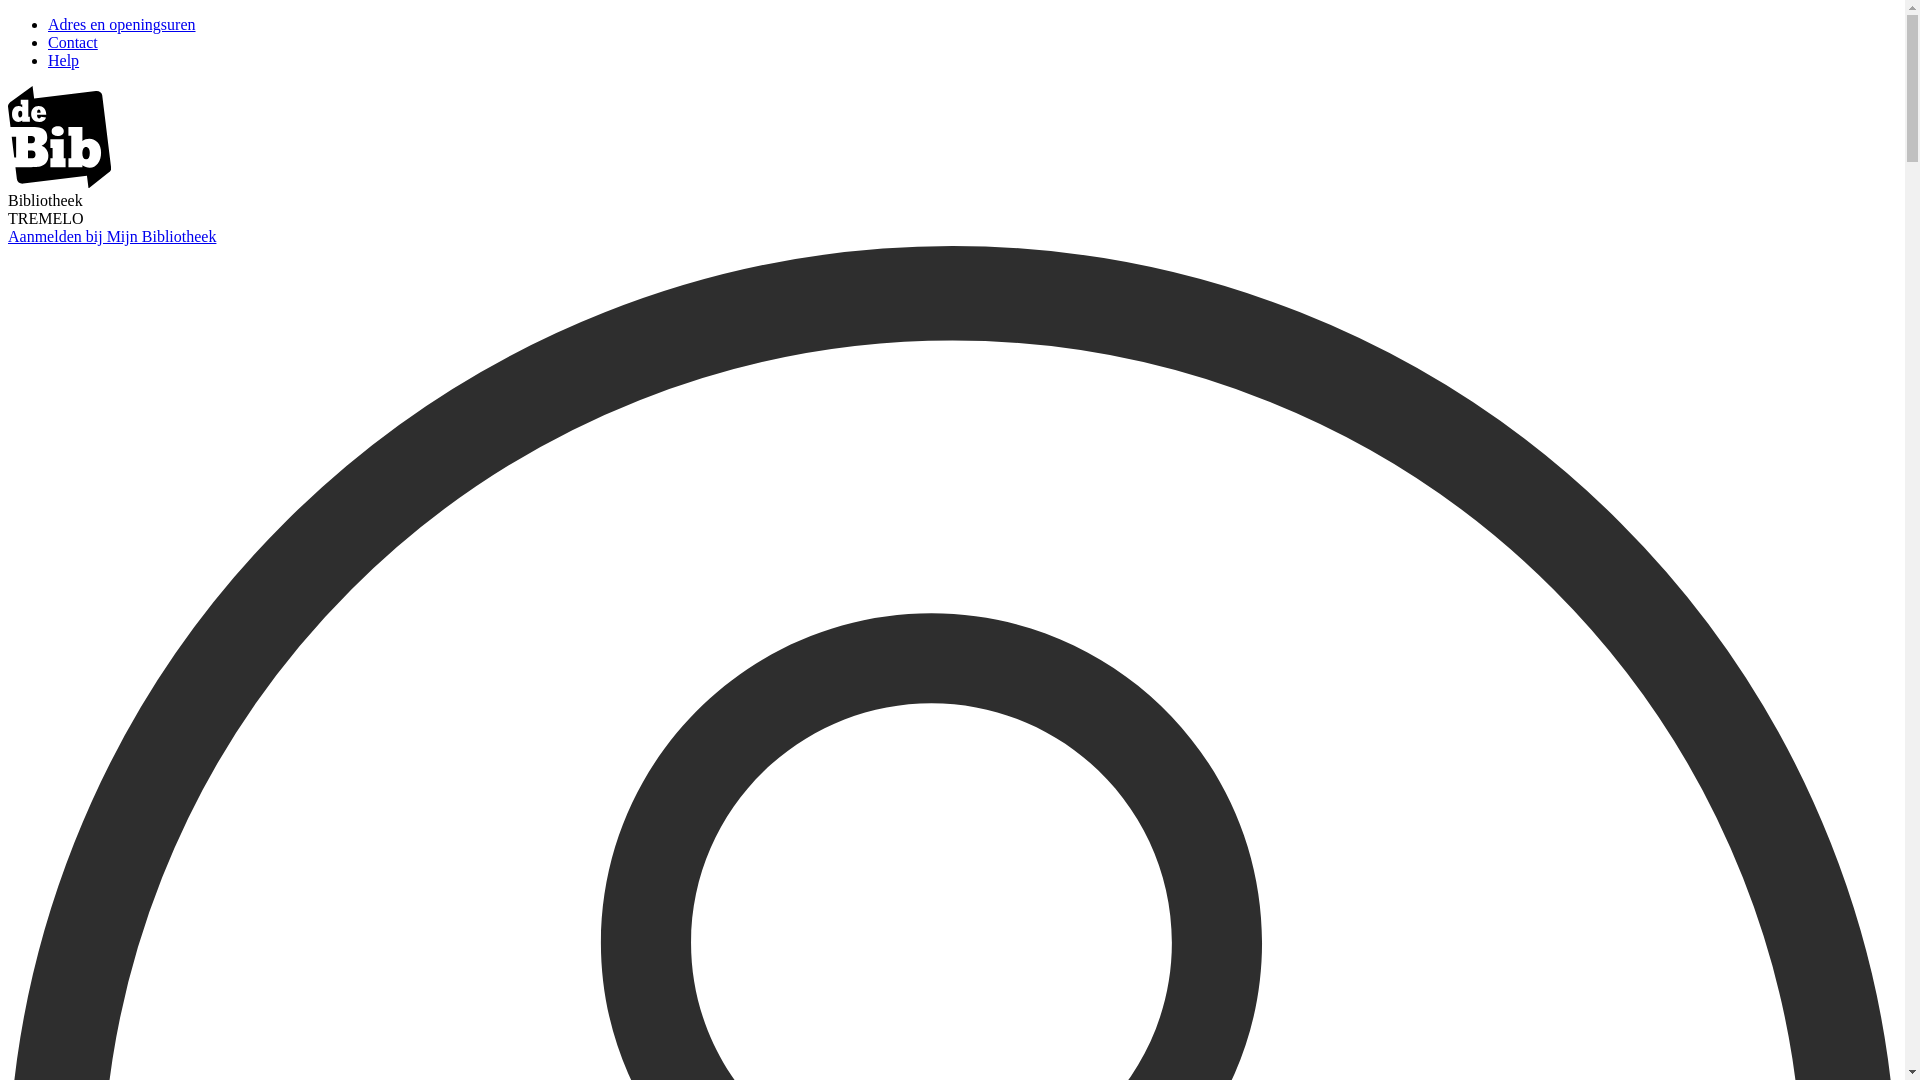  Describe the element at coordinates (110, 235) in the screenshot. I see `'Aanmelden bij Mijn Bibliotheek'` at that location.